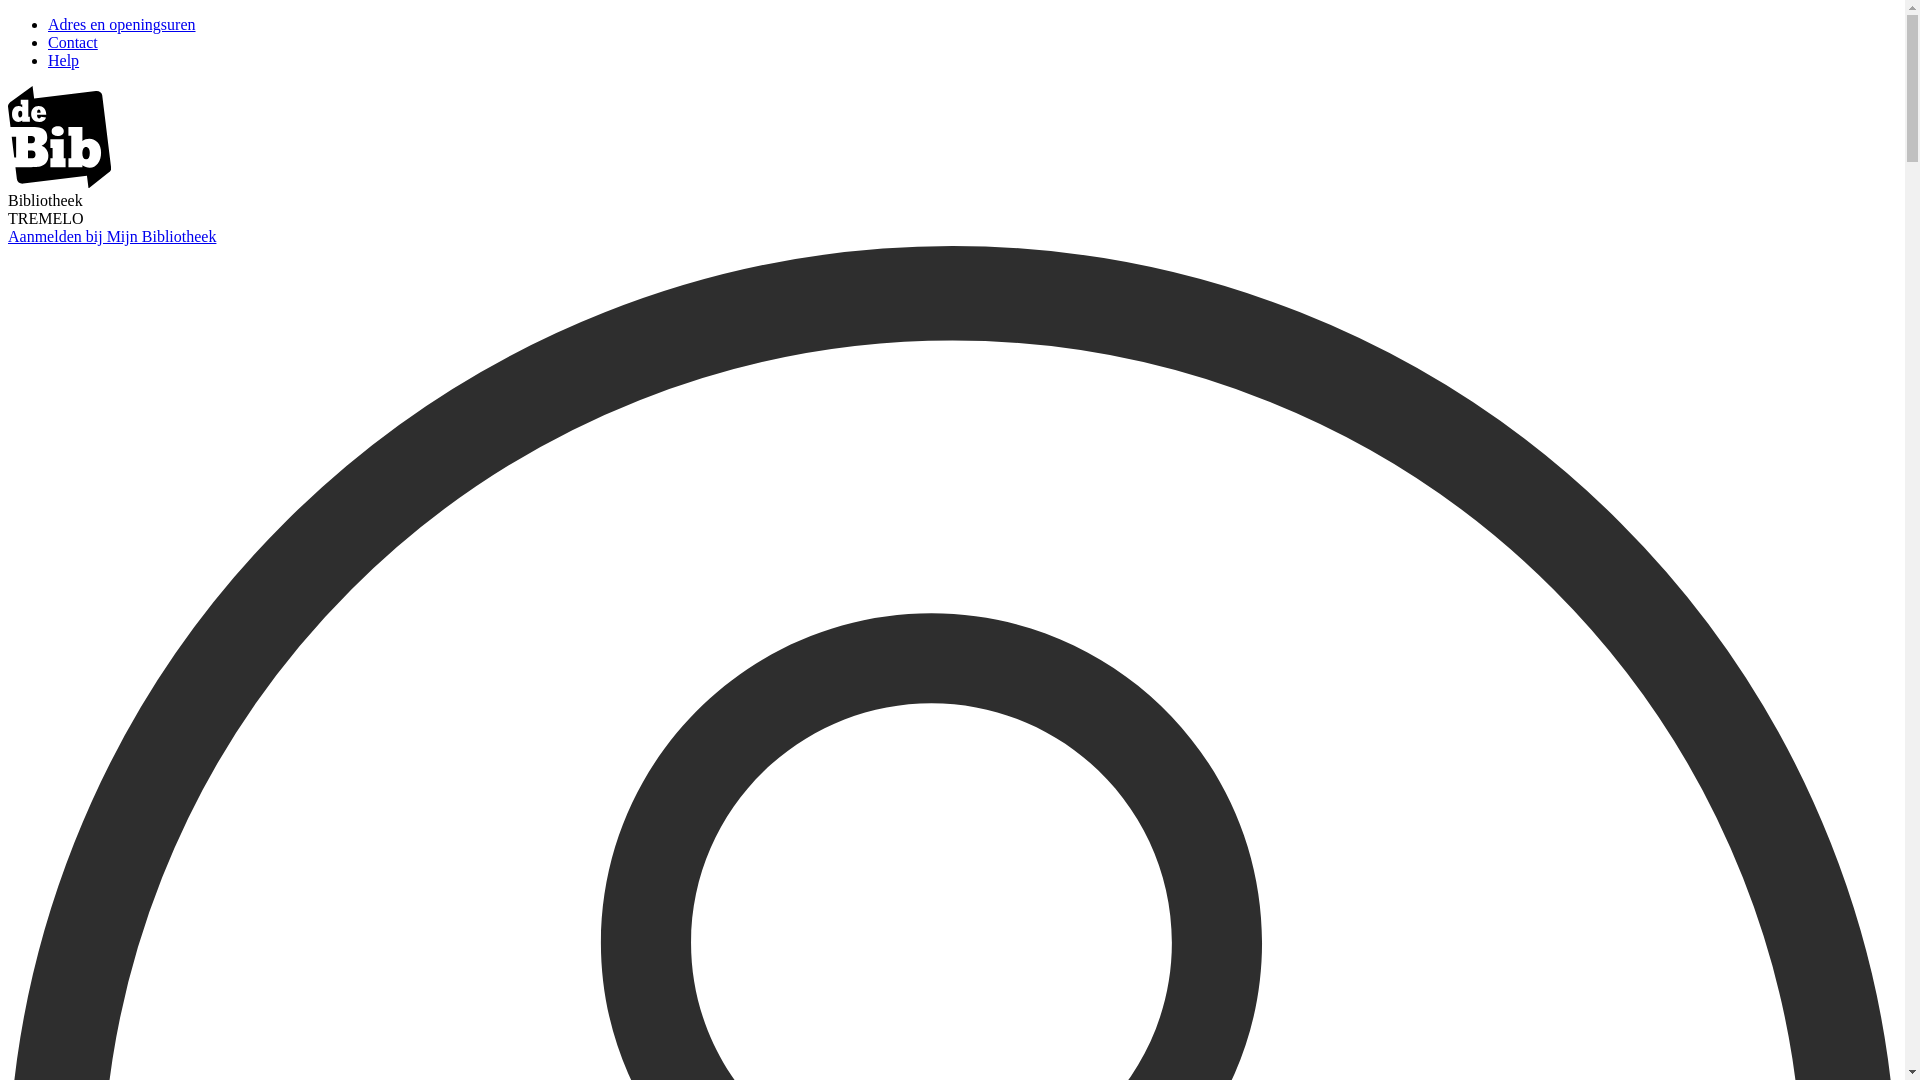  Describe the element at coordinates (110, 235) in the screenshot. I see `'Aanmelden bij Mijn Bibliotheek'` at that location.